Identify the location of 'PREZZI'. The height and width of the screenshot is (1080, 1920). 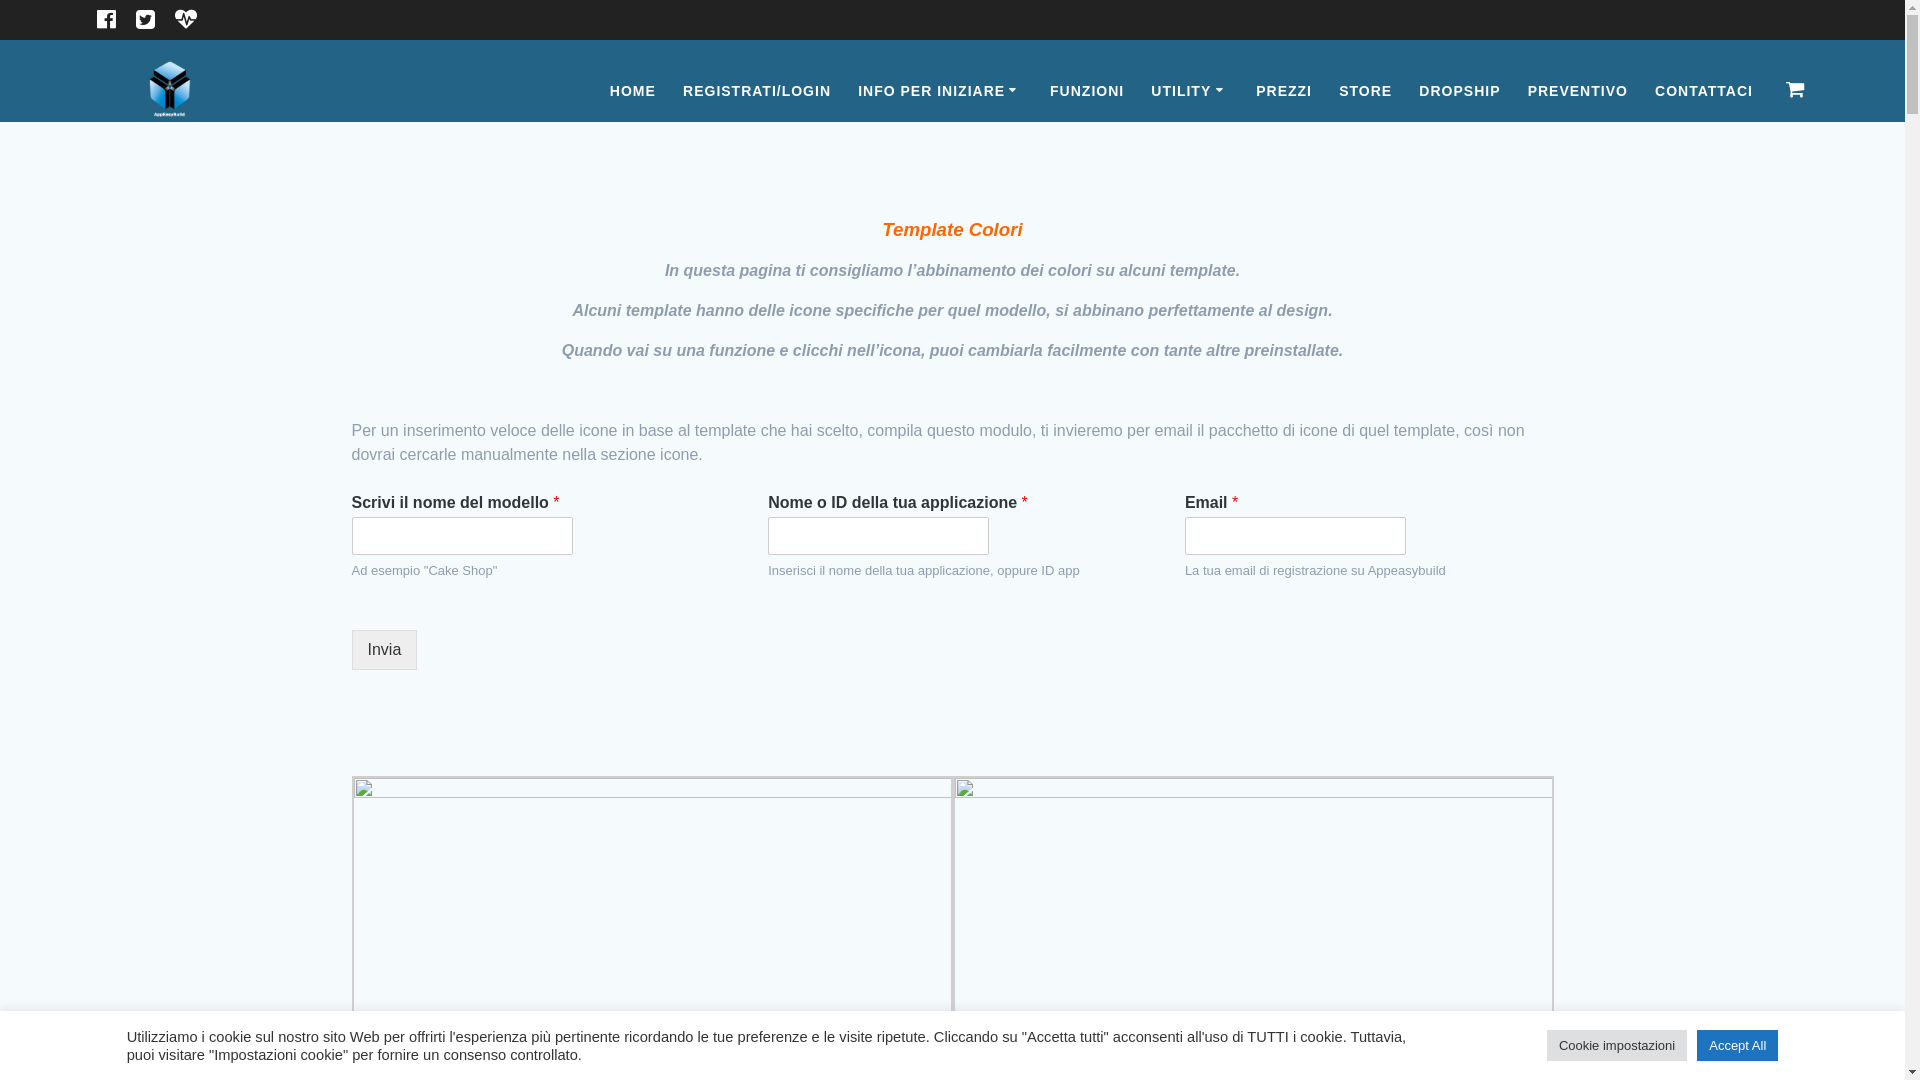
(1283, 91).